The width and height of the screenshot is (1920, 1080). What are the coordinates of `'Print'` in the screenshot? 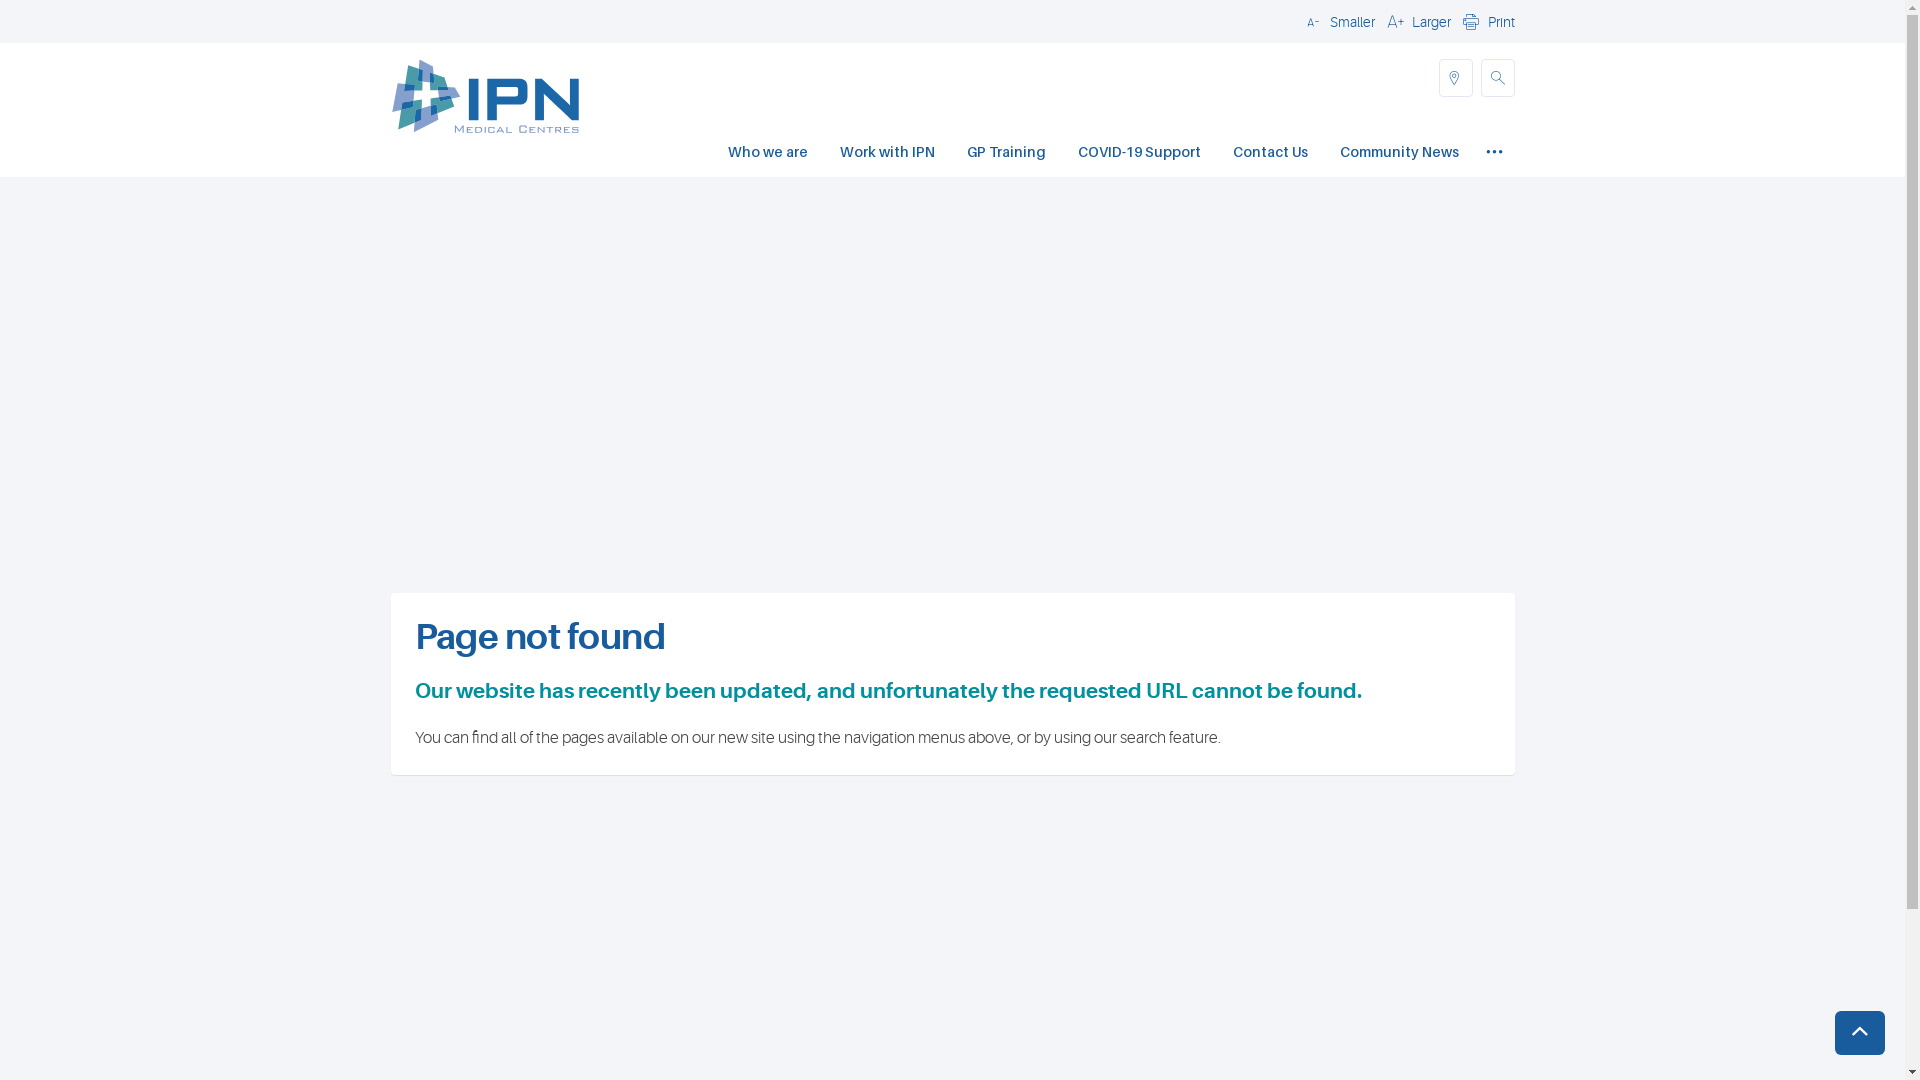 It's located at (1486, 20).